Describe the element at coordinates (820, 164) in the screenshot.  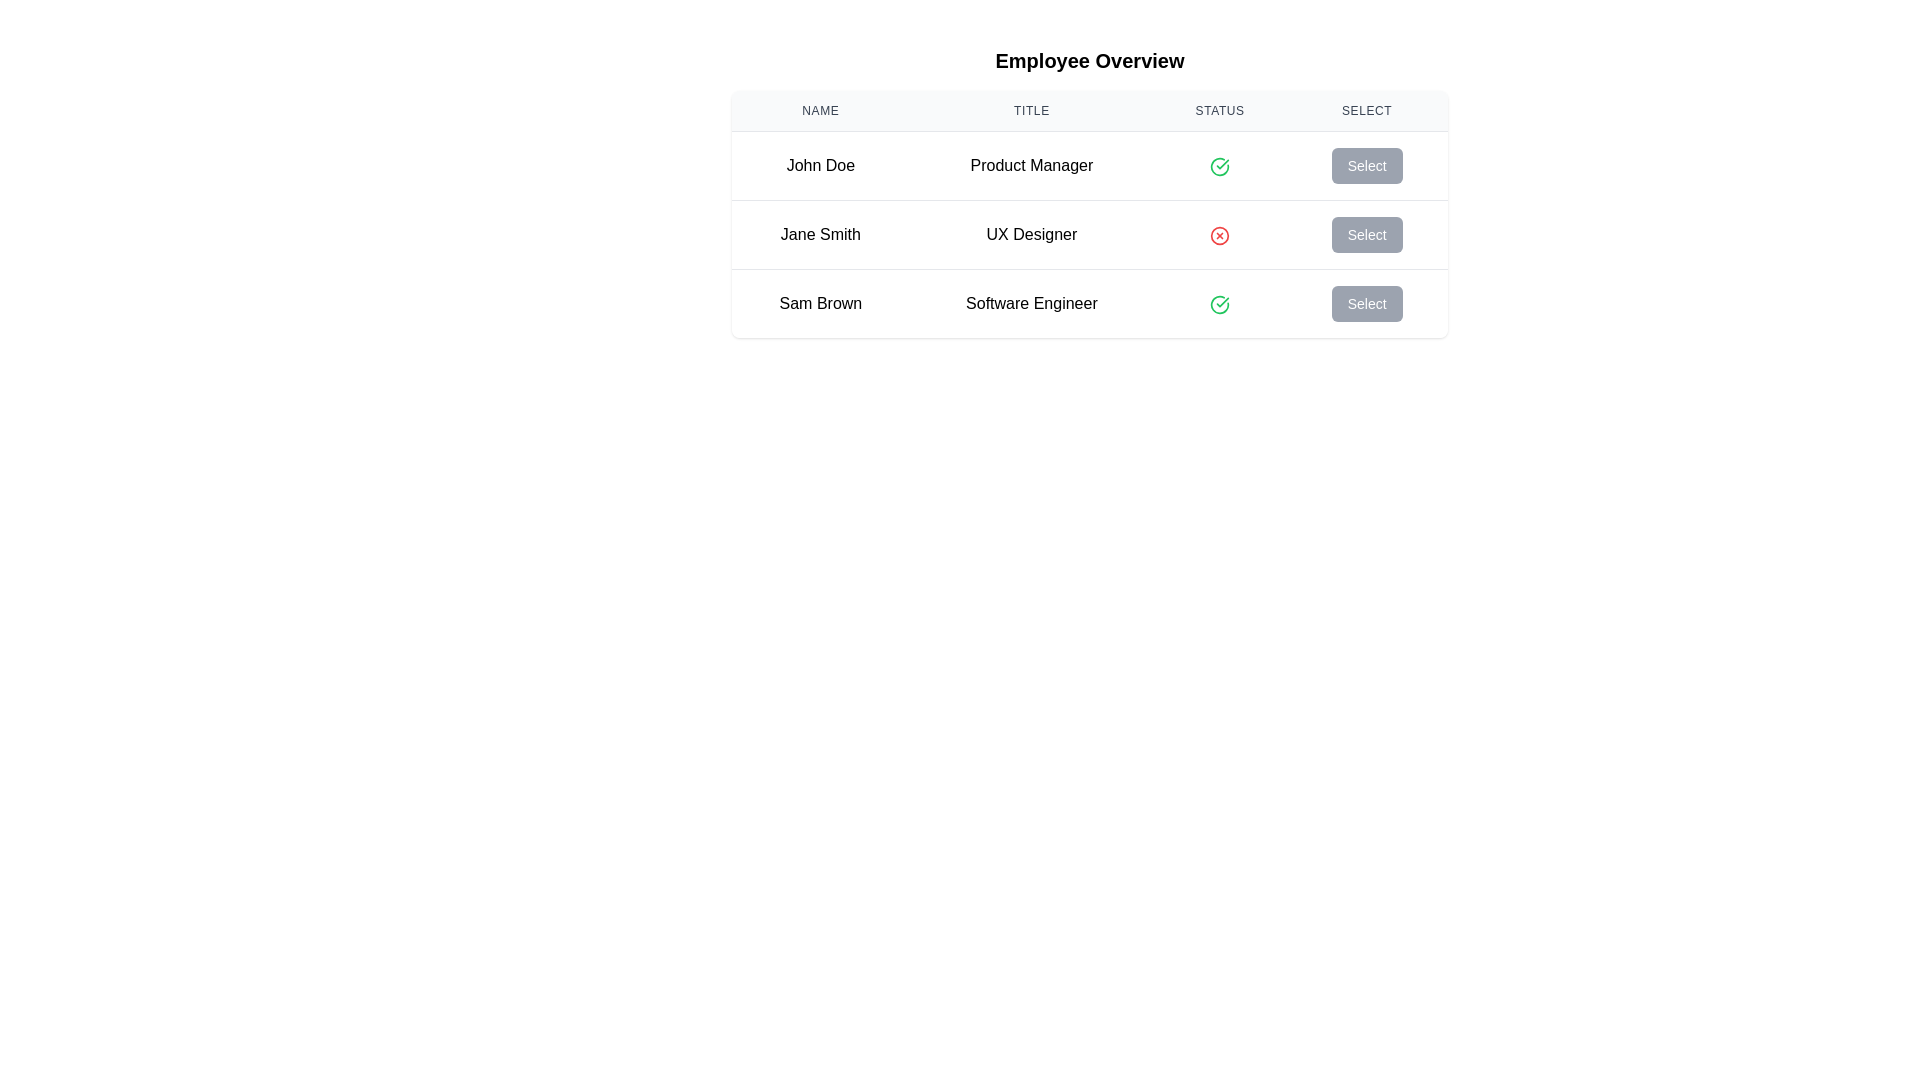
I see `text content of the label displaying 'John Doe', which is located in the first row of the employee list under the 'Name' heading` at that location.